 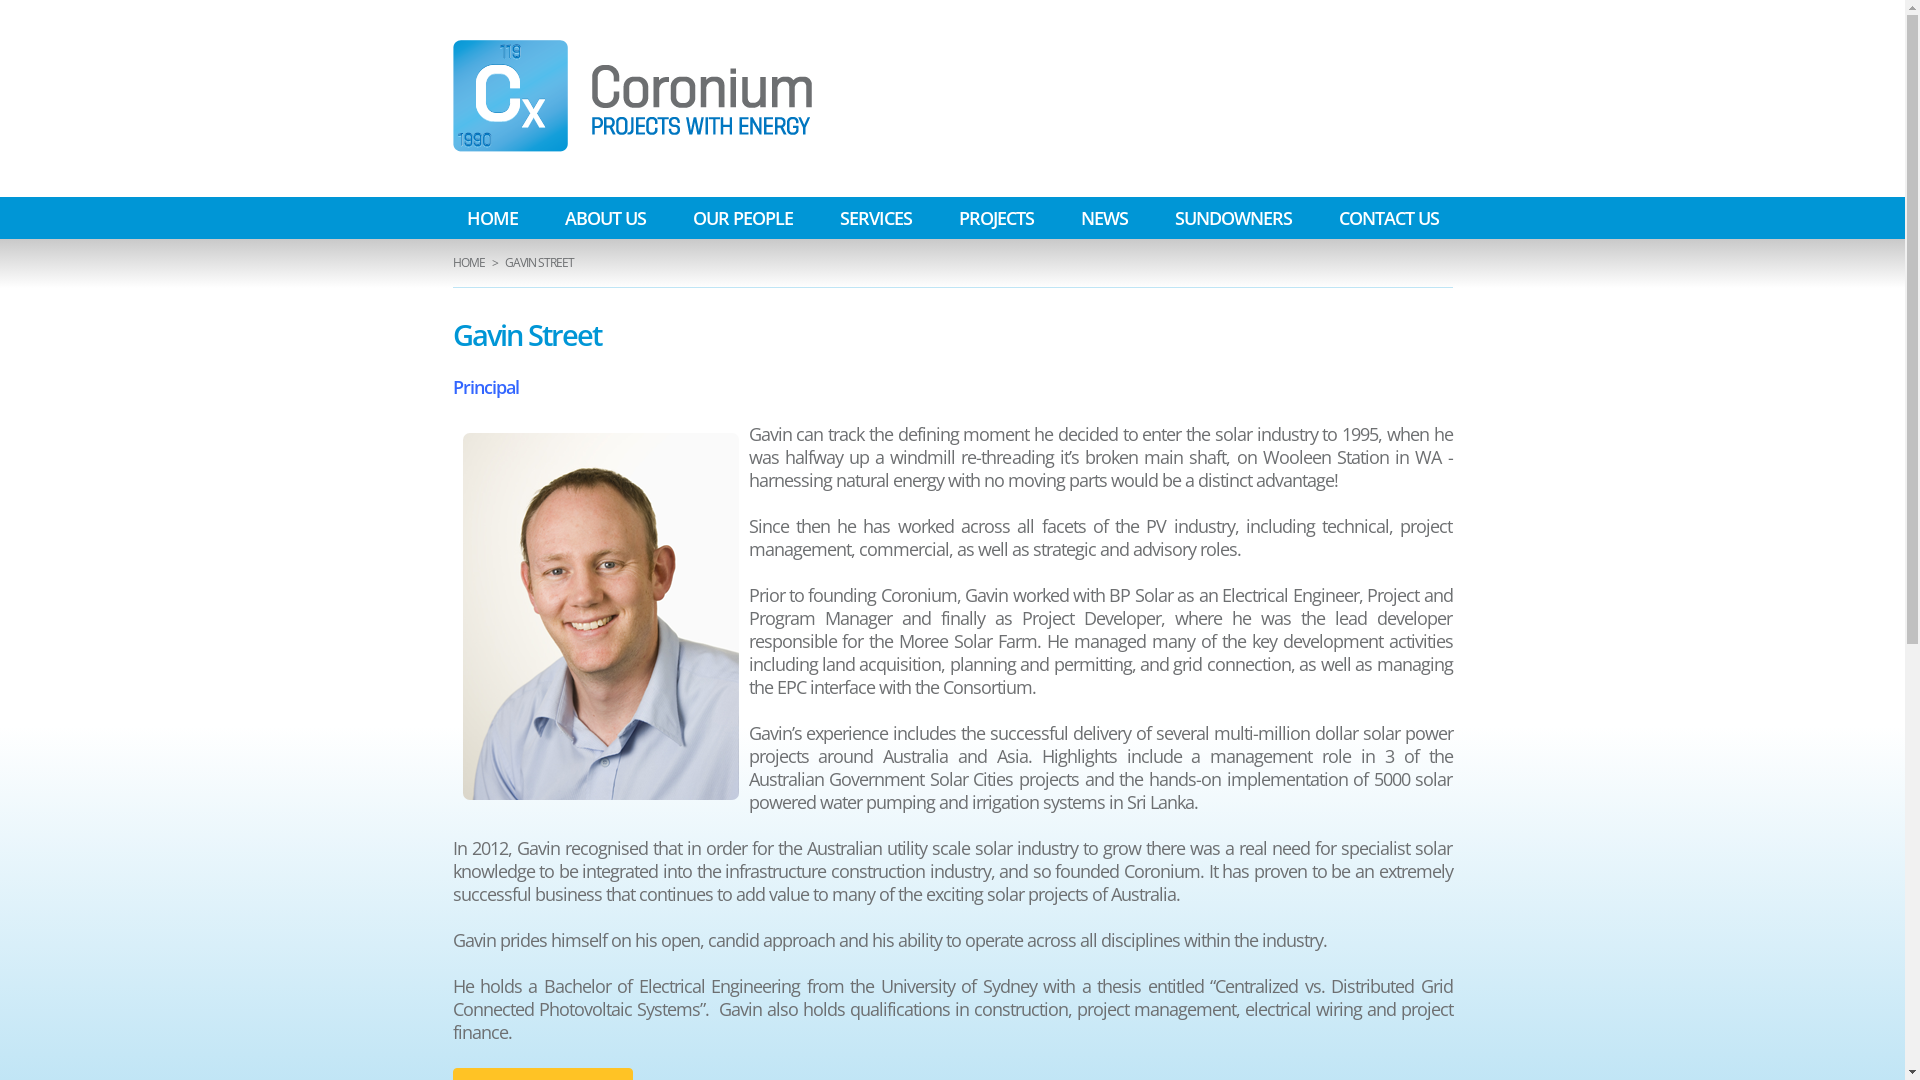 What do you see at coordinates (1160, 218) in the screenshot?
I see `'SUNDOWNERS'` at bounding box center [1160, 218].